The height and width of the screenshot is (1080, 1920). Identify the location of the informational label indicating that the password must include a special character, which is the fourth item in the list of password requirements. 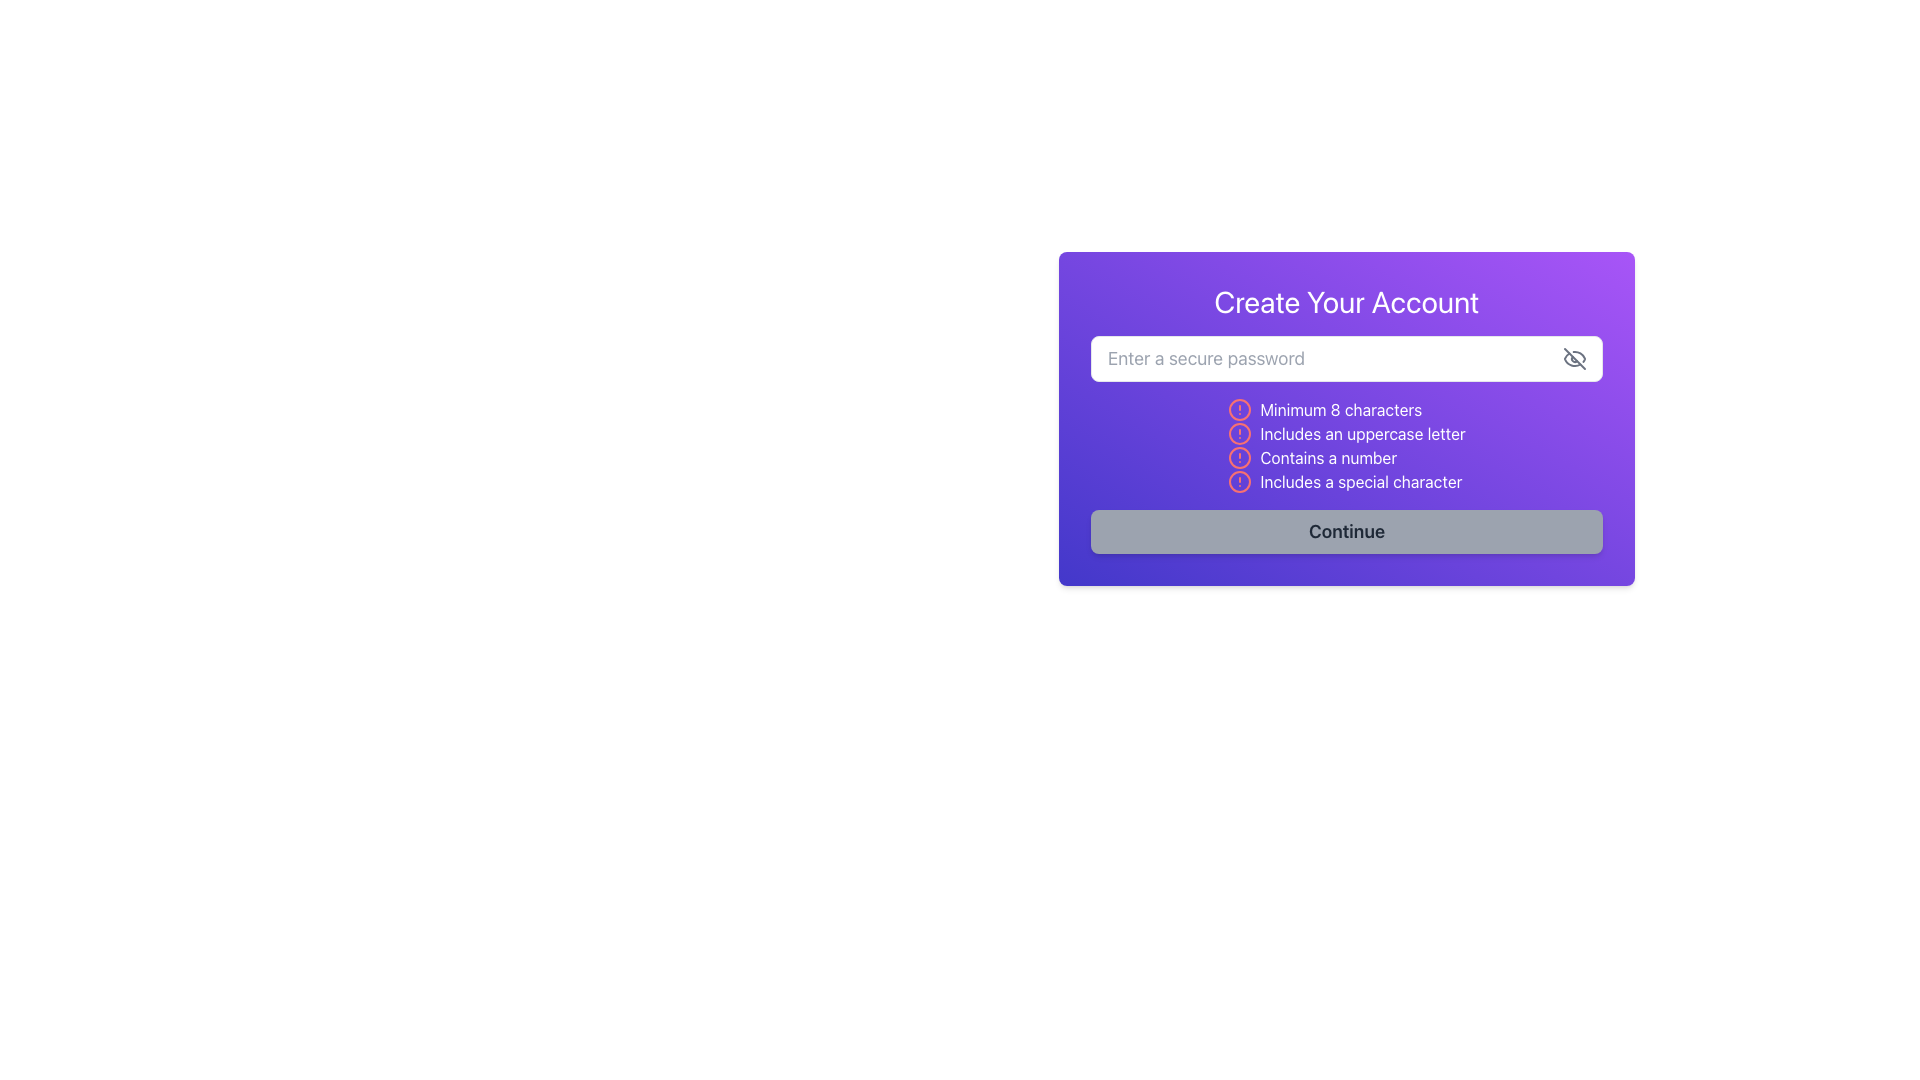
(1347, 482).